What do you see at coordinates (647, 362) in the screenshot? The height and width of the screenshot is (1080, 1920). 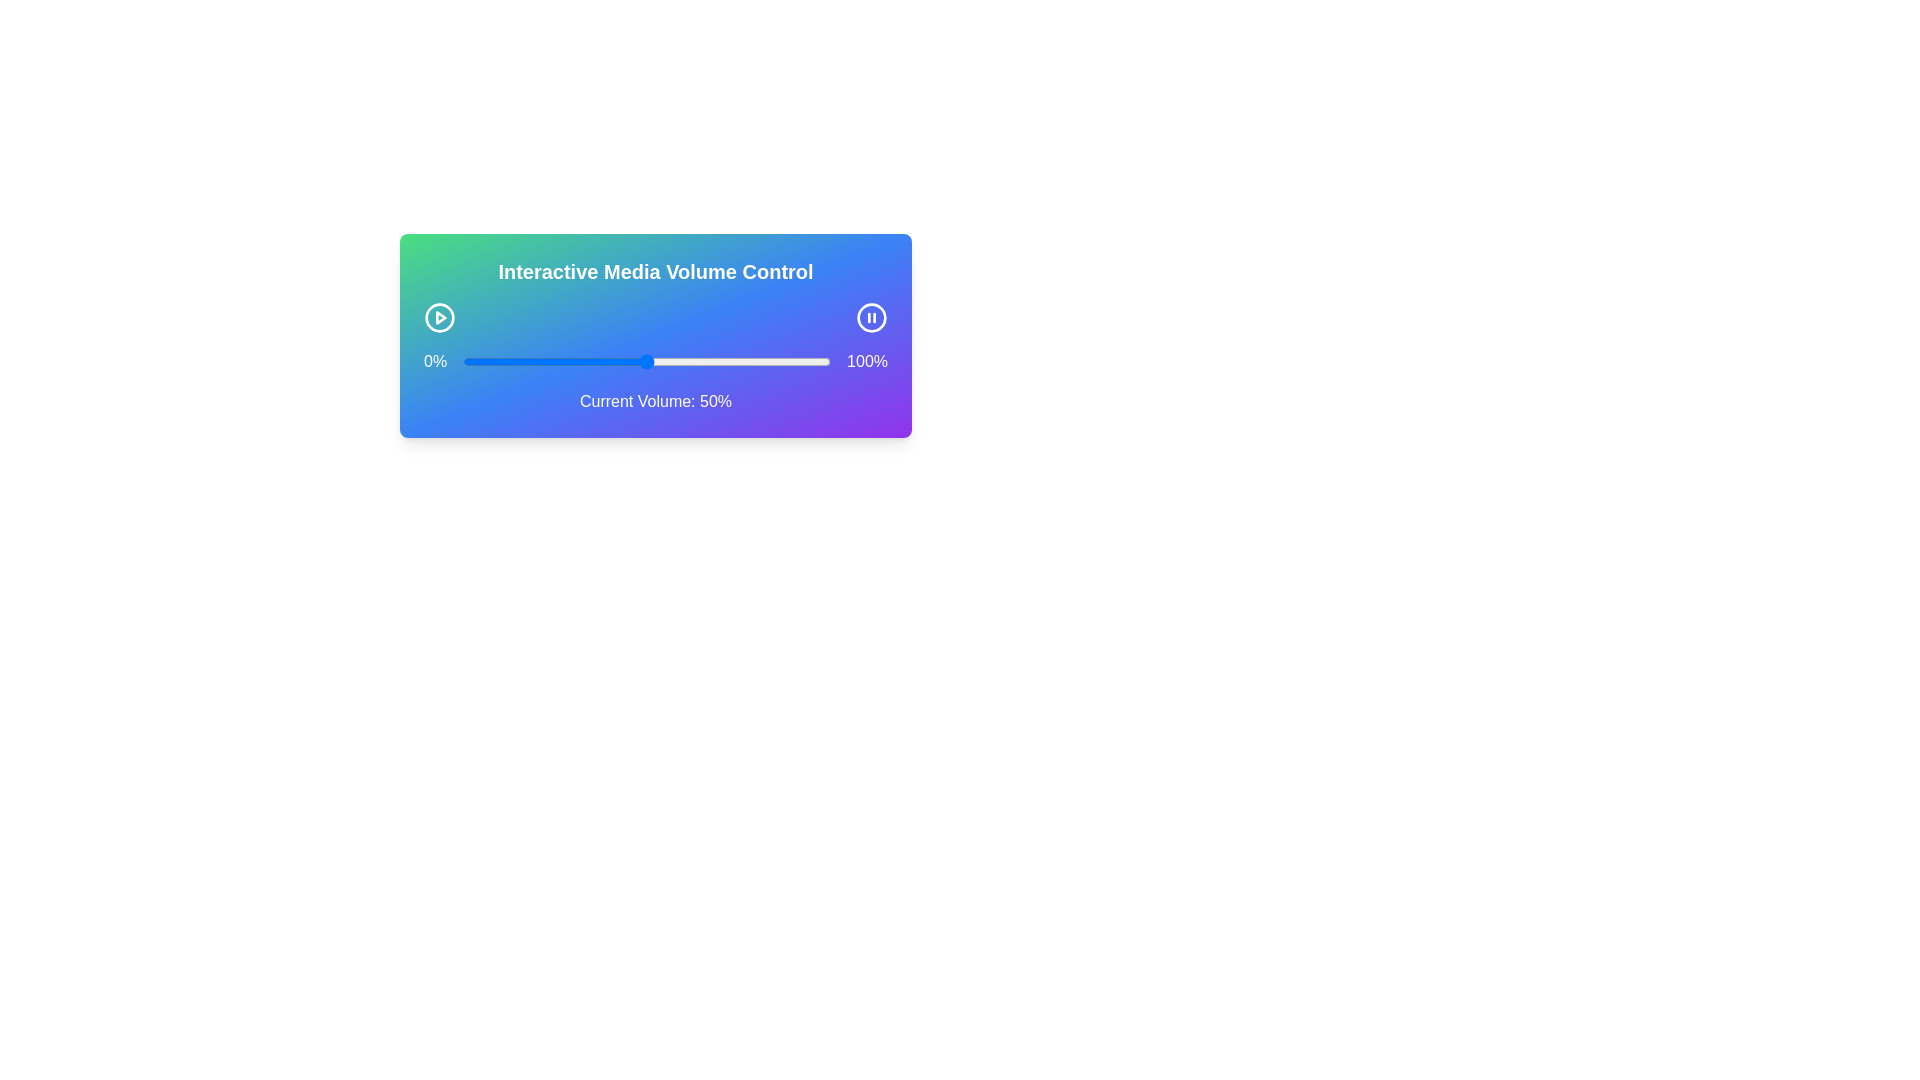 I see `the volume slider to 50%` at bounding box center [647, 362].